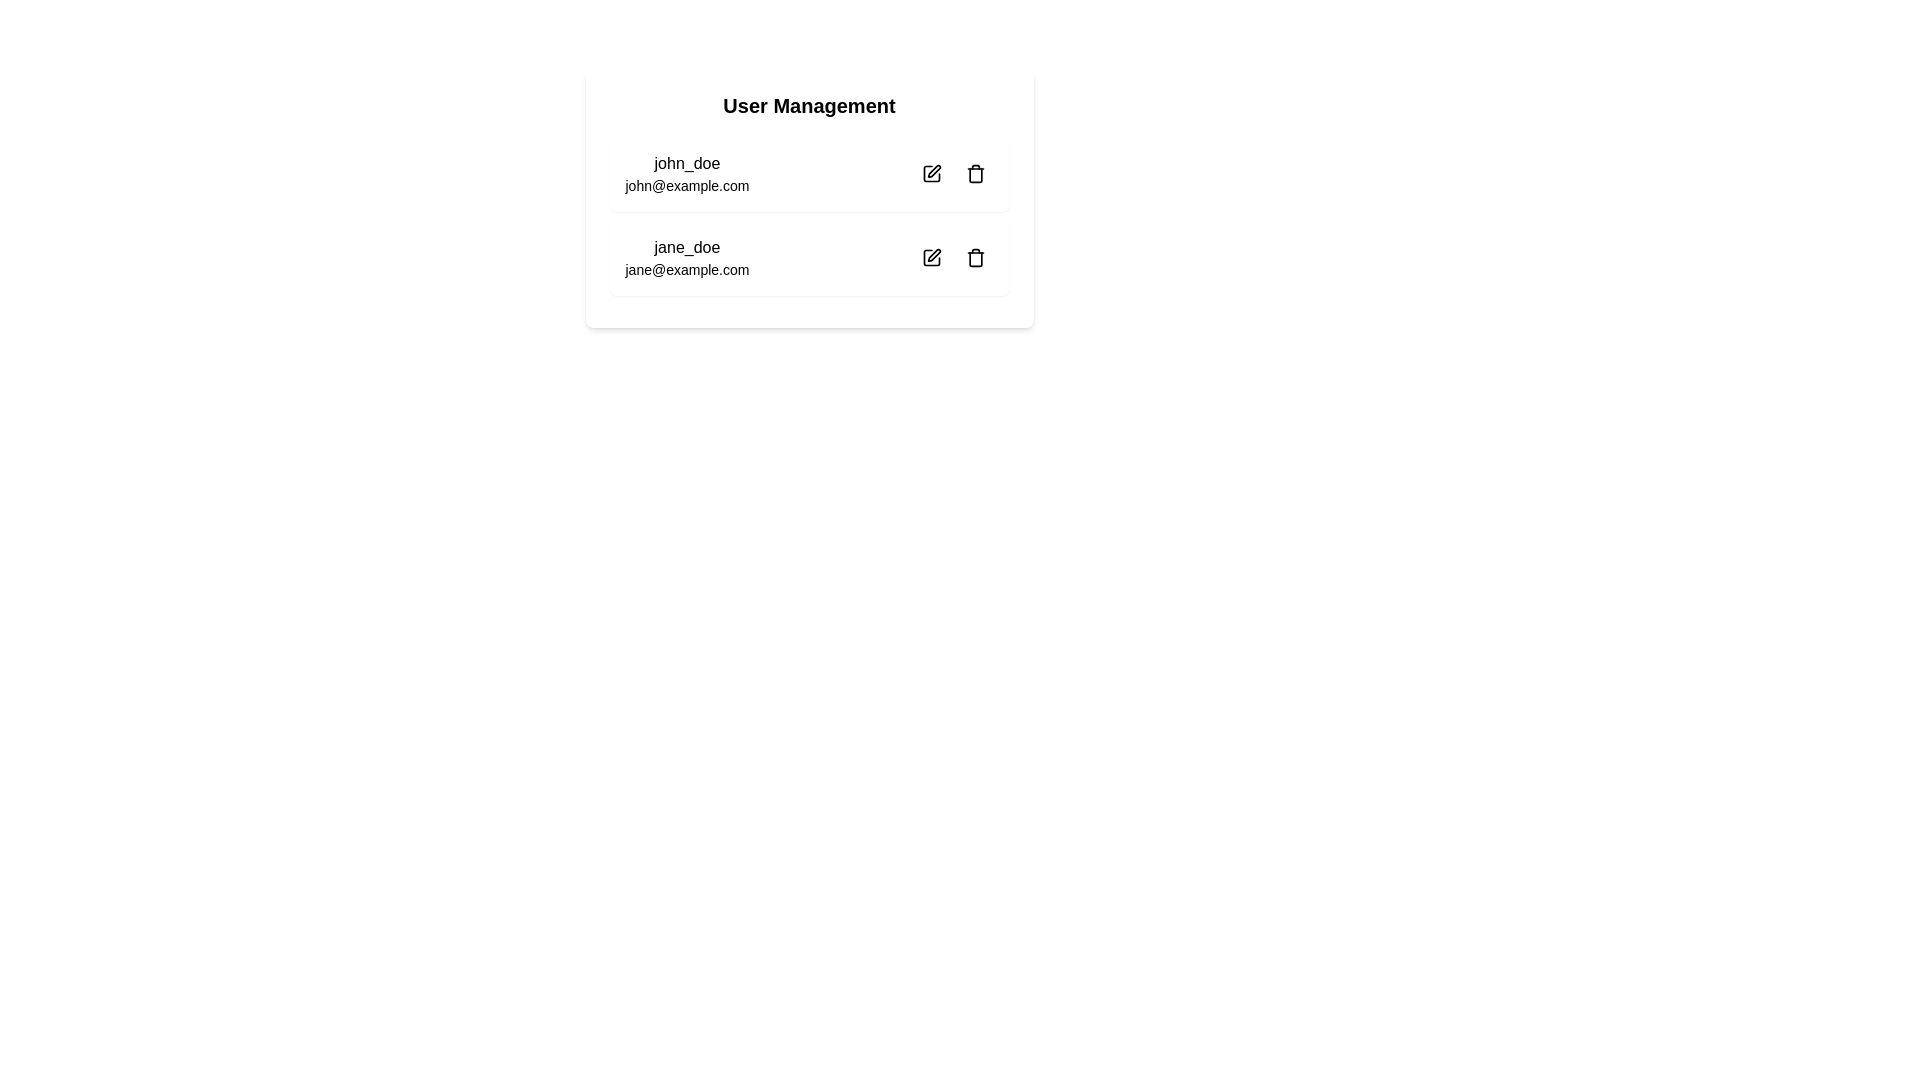  What do you see at coordinates (975, 172) in the screenshot?
I see `the delete icon button for user 'john_doe'` at bounding box center [975, 172].